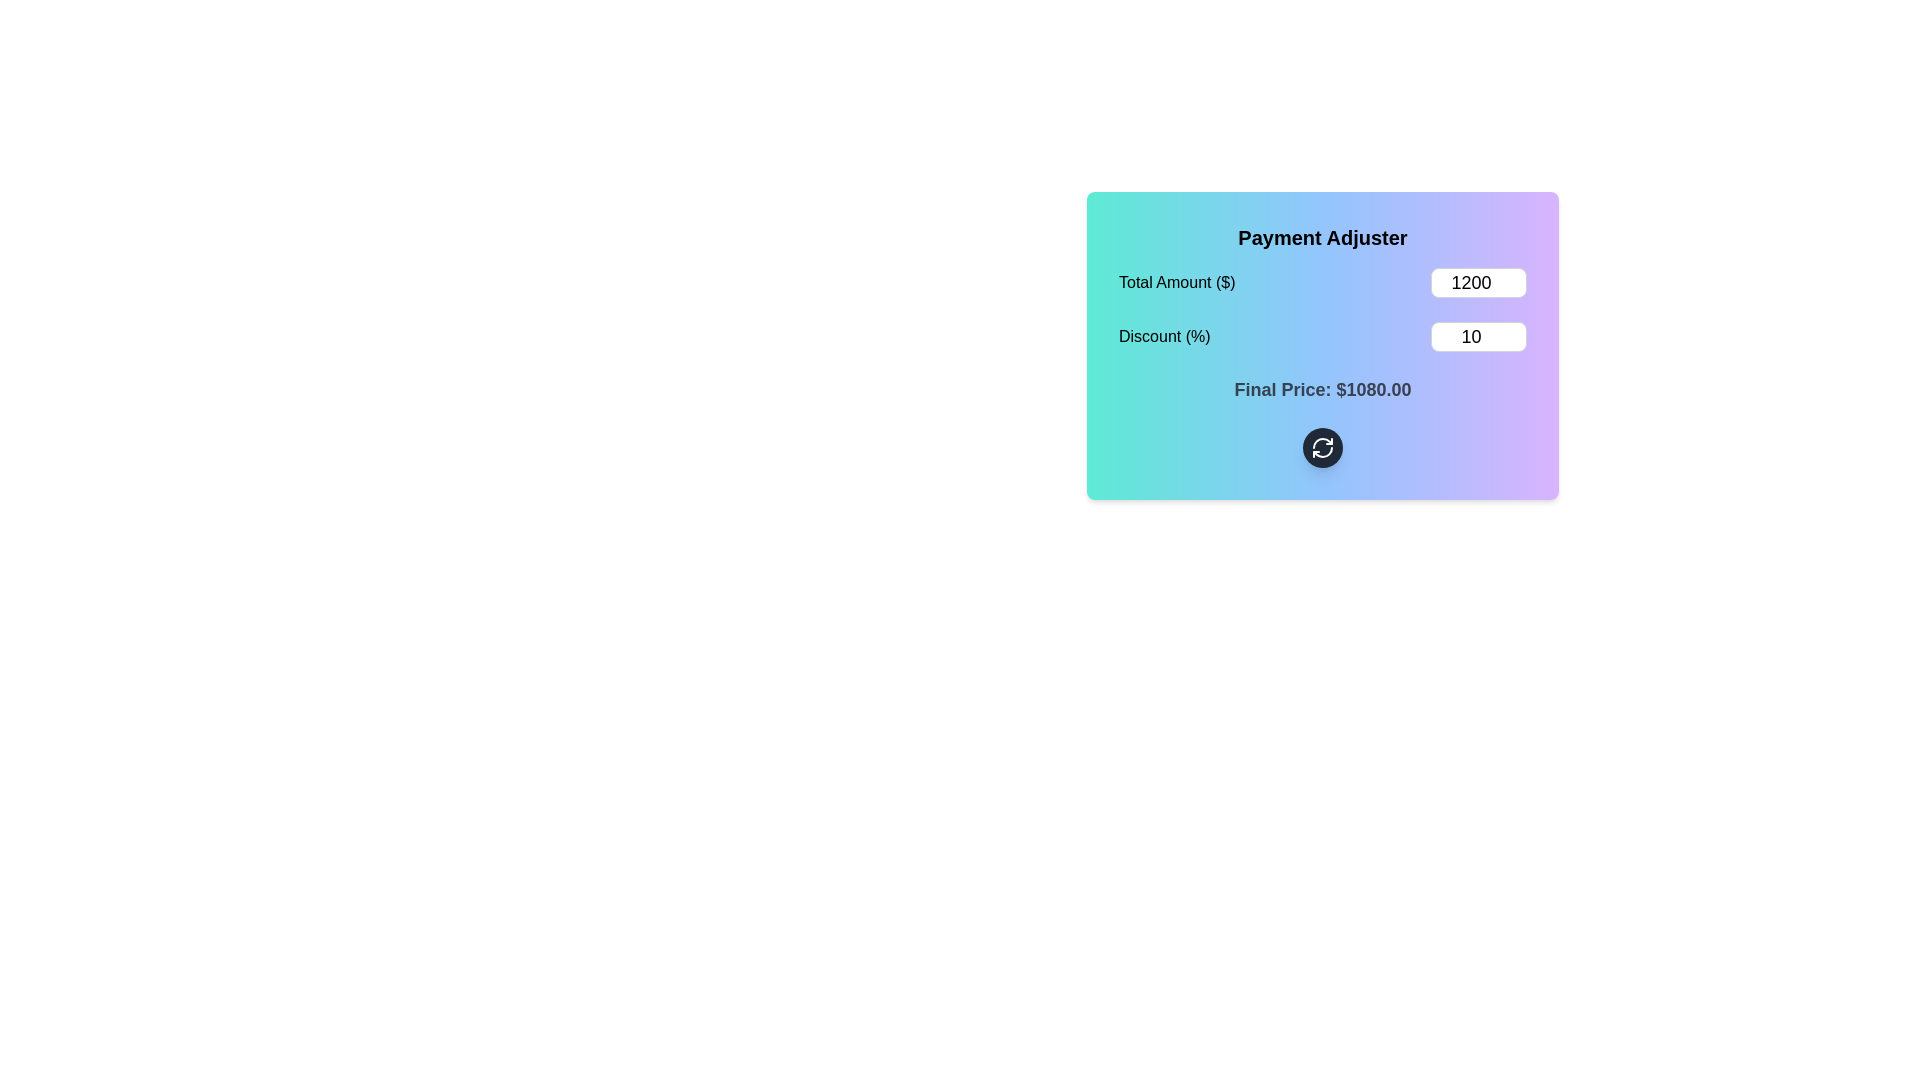 The image size is (1920, 1080). I want to click on the Text label that indicates a percentage discount, located in the middle-left section of the 'Payment Adjuster' panel, to provide context for the adjacent numeric input field, so click(1164, 335).